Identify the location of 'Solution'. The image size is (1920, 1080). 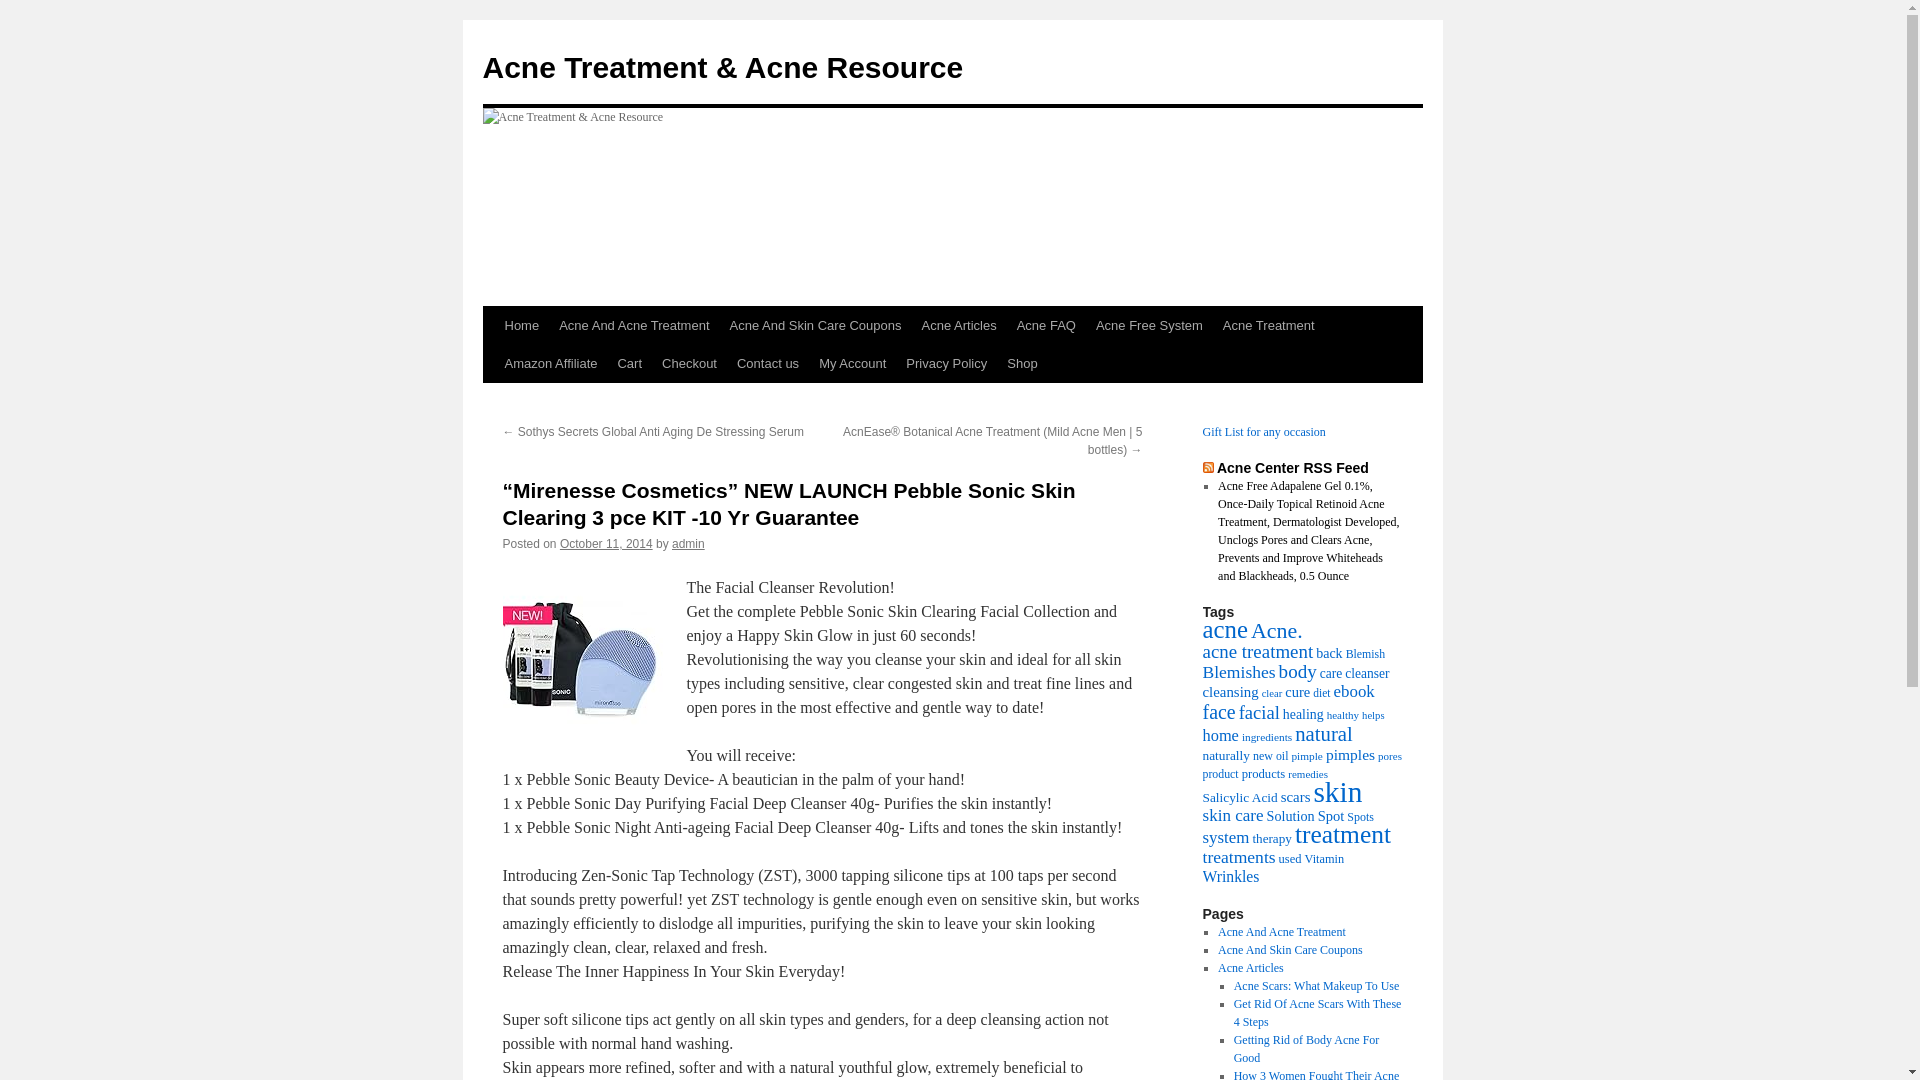
(1291, 816).